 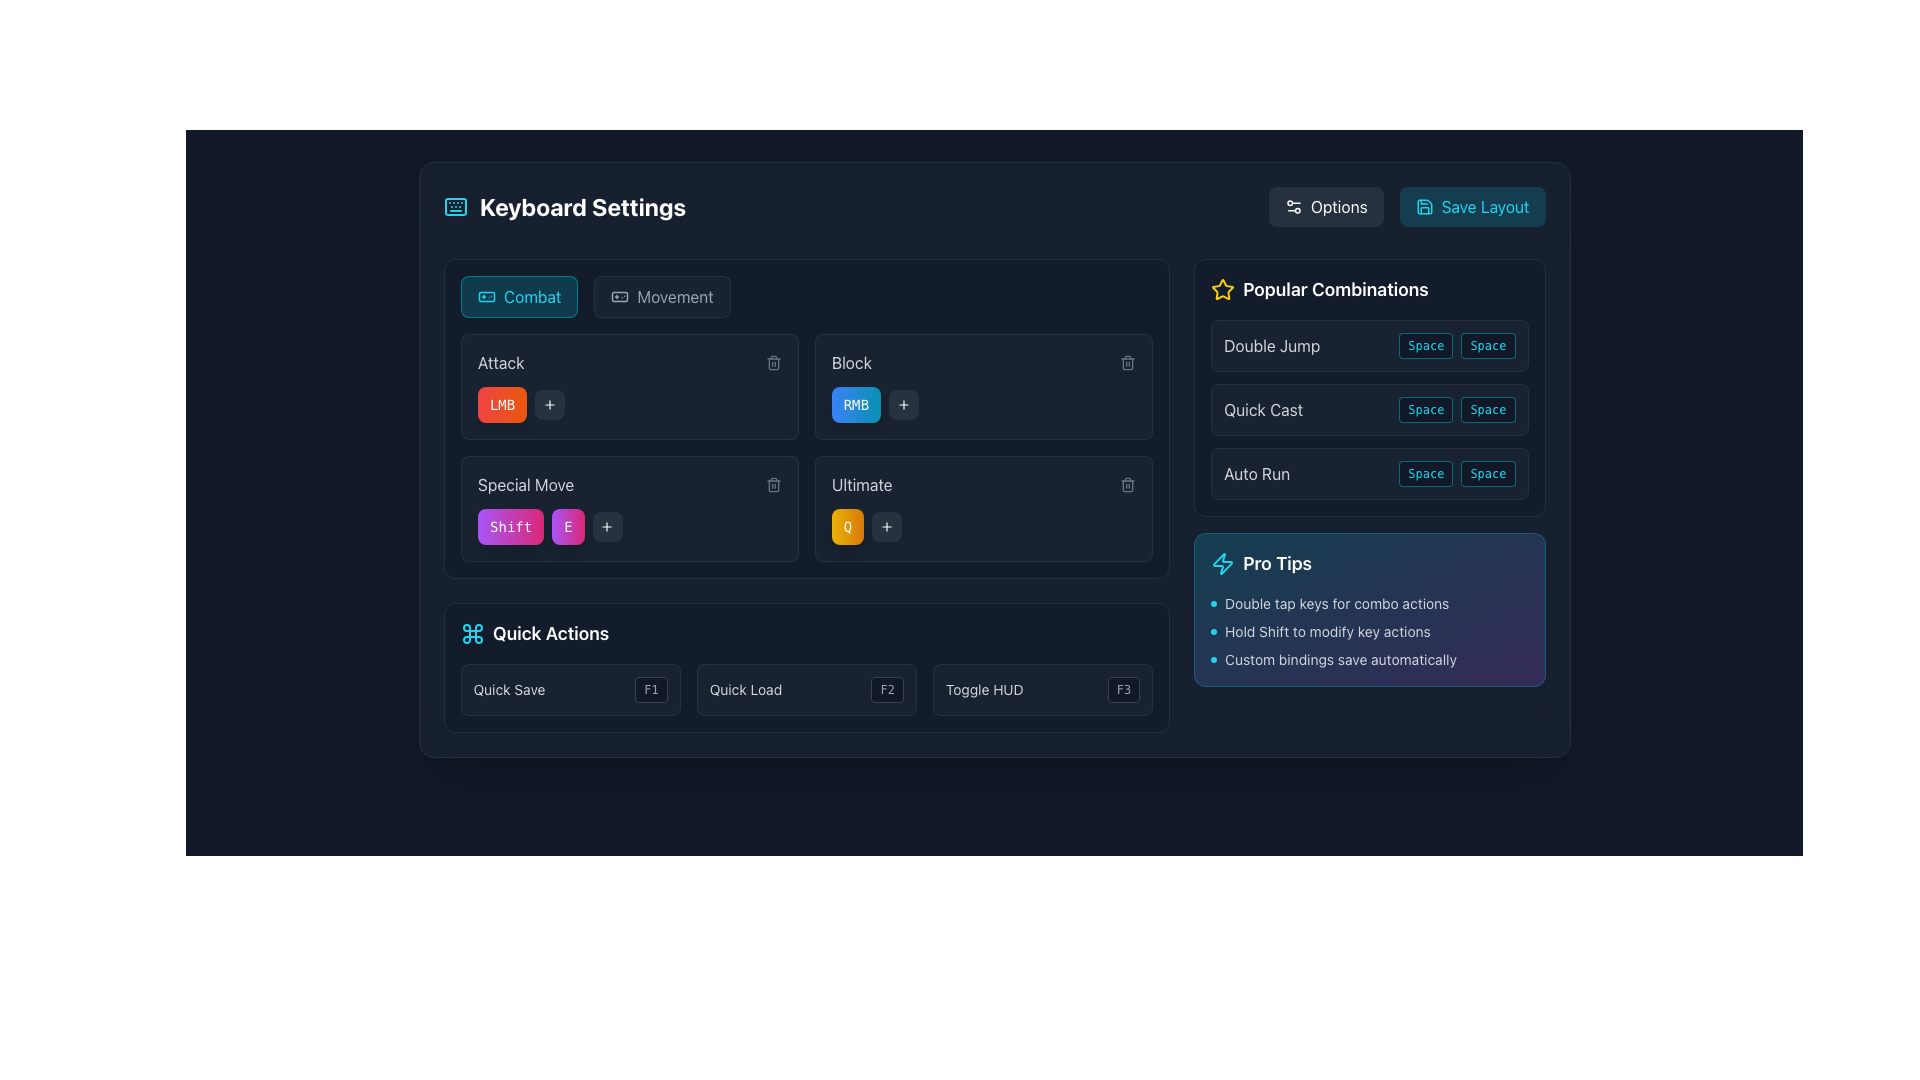 I want to click on displayed text of the 'Space' key combination element located in the 'Popular Combinations' section, which is the second element in the row under the 'Quick Cast' label, so click(x=1457, y=408).